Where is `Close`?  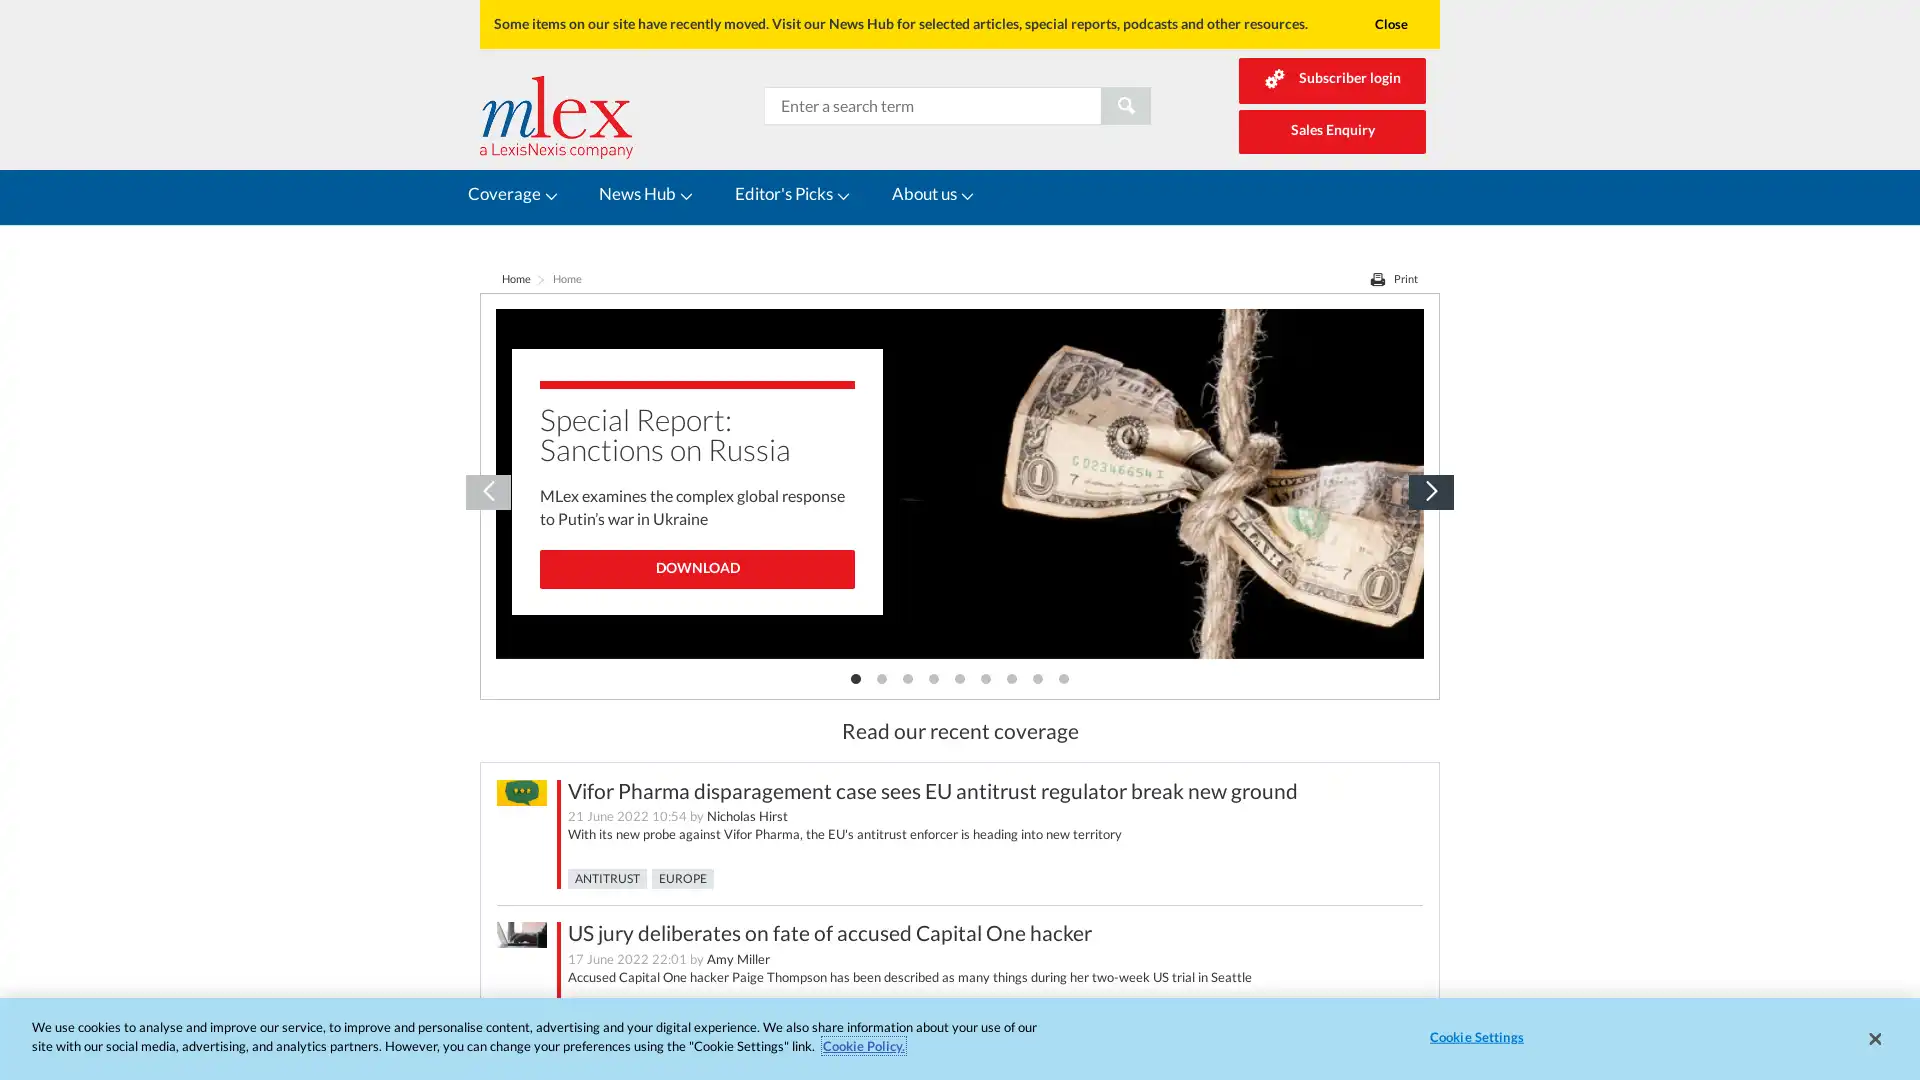 Close is located at coordinates (1390, 23).